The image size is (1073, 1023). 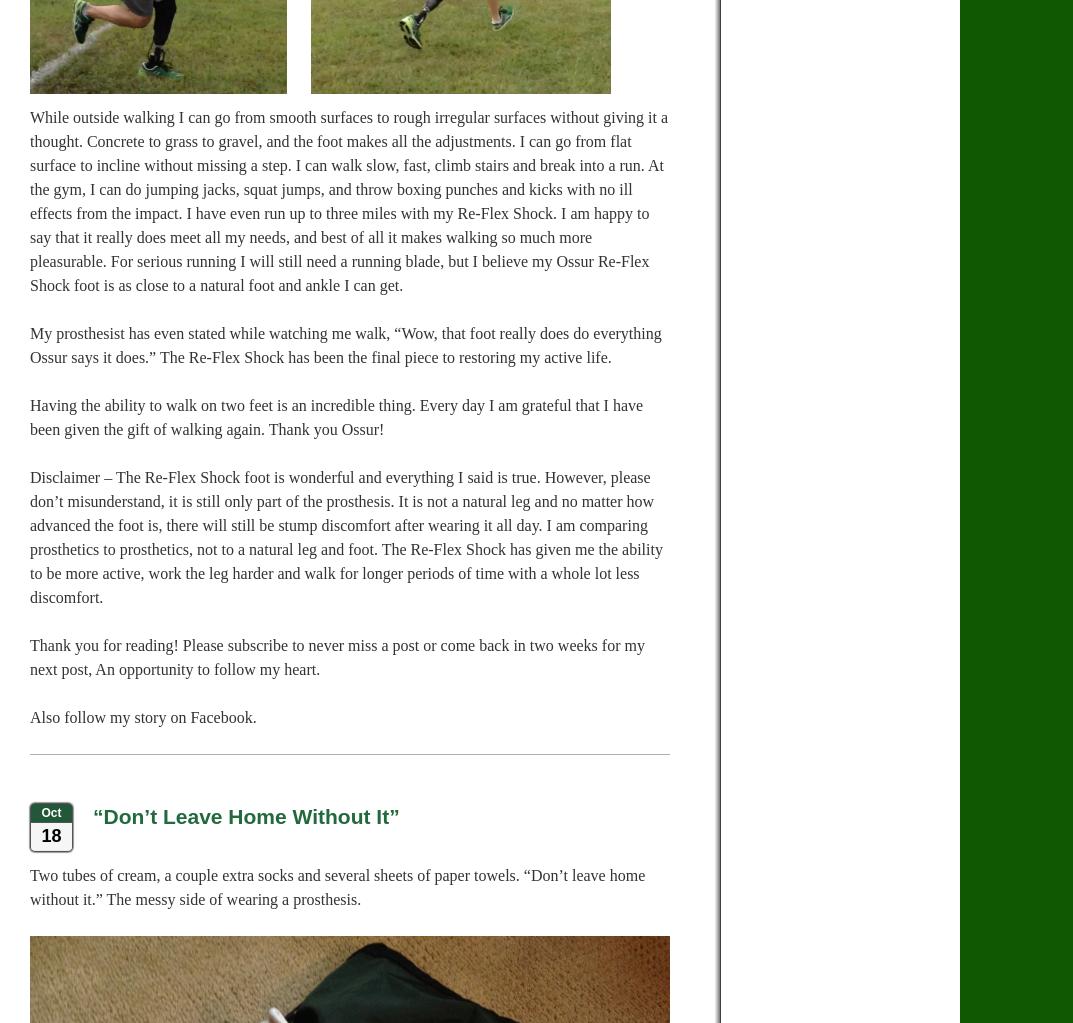 What do you see at coordinates (49, 834) in the screenshot?
I see `'18'` at bounding box center [49, 834].